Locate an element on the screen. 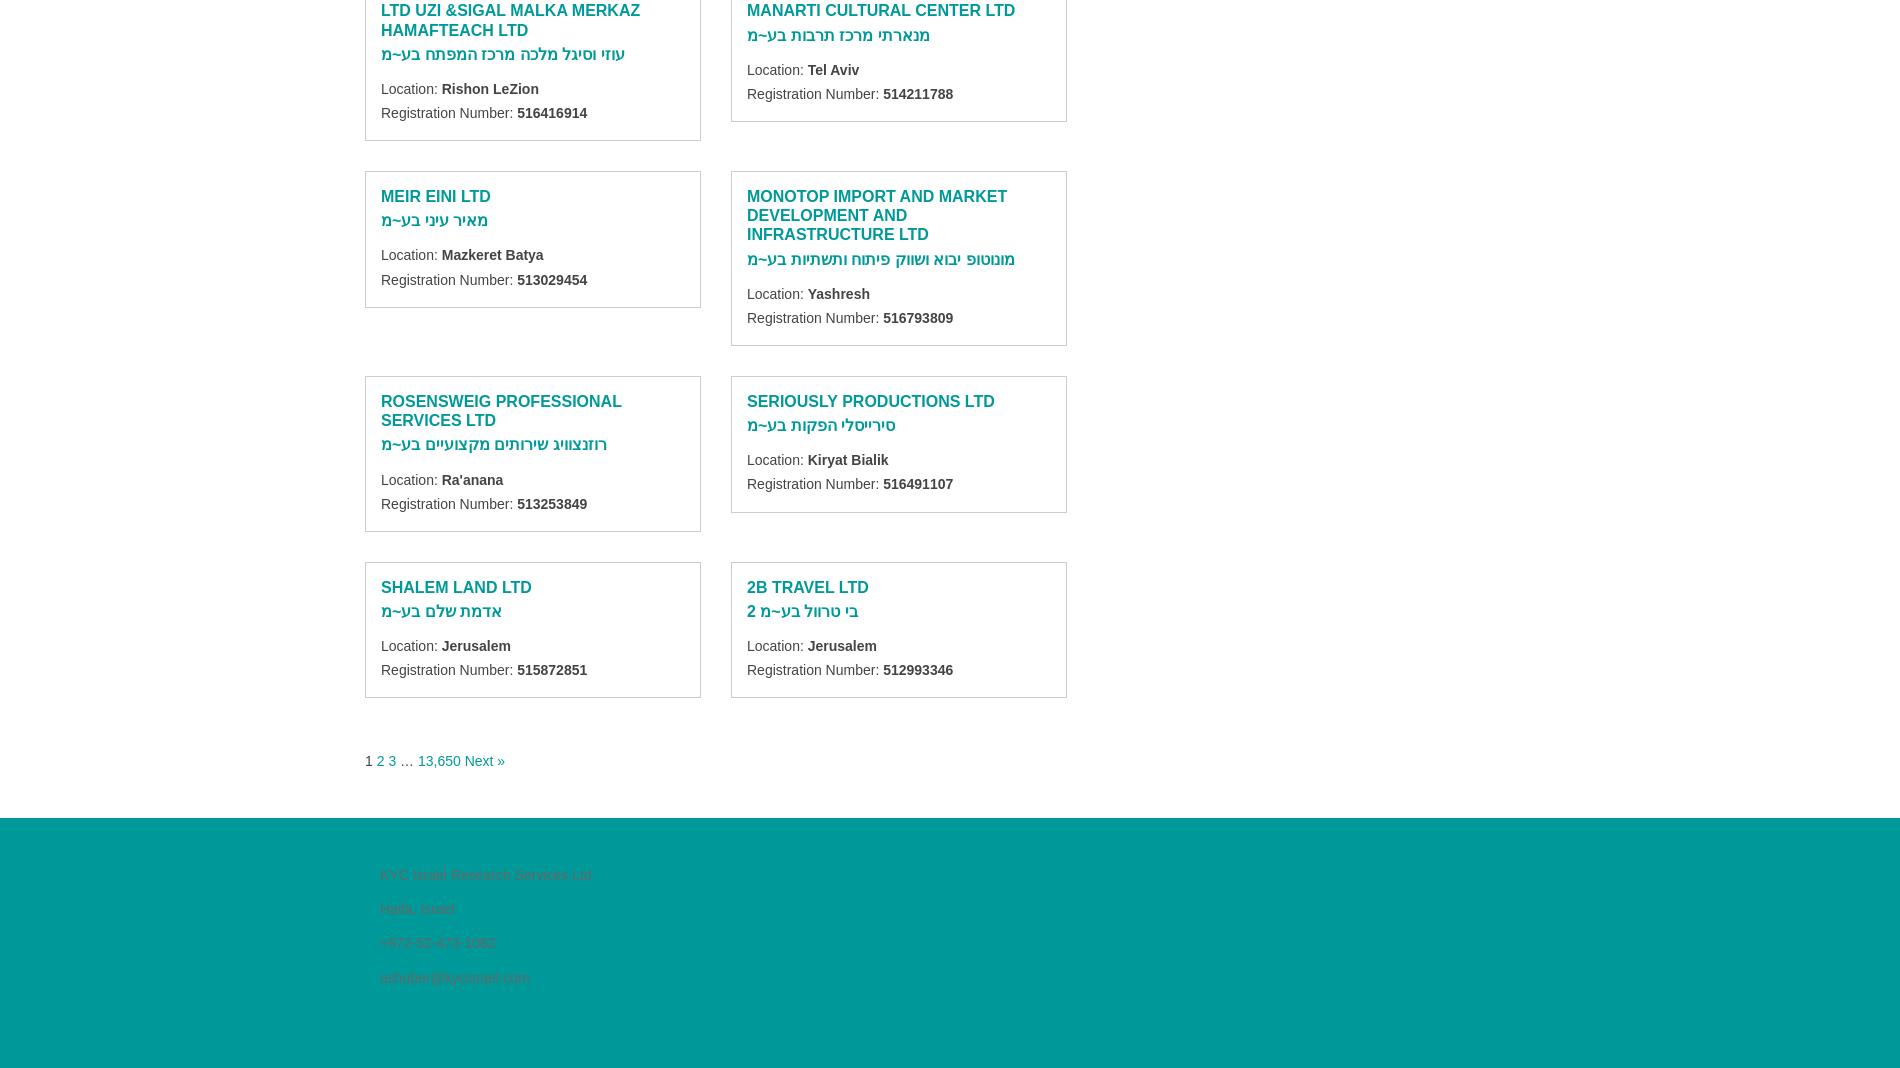  'מנארתי מרכז תרבות בע~מ' is located at coordinates (746, 33).